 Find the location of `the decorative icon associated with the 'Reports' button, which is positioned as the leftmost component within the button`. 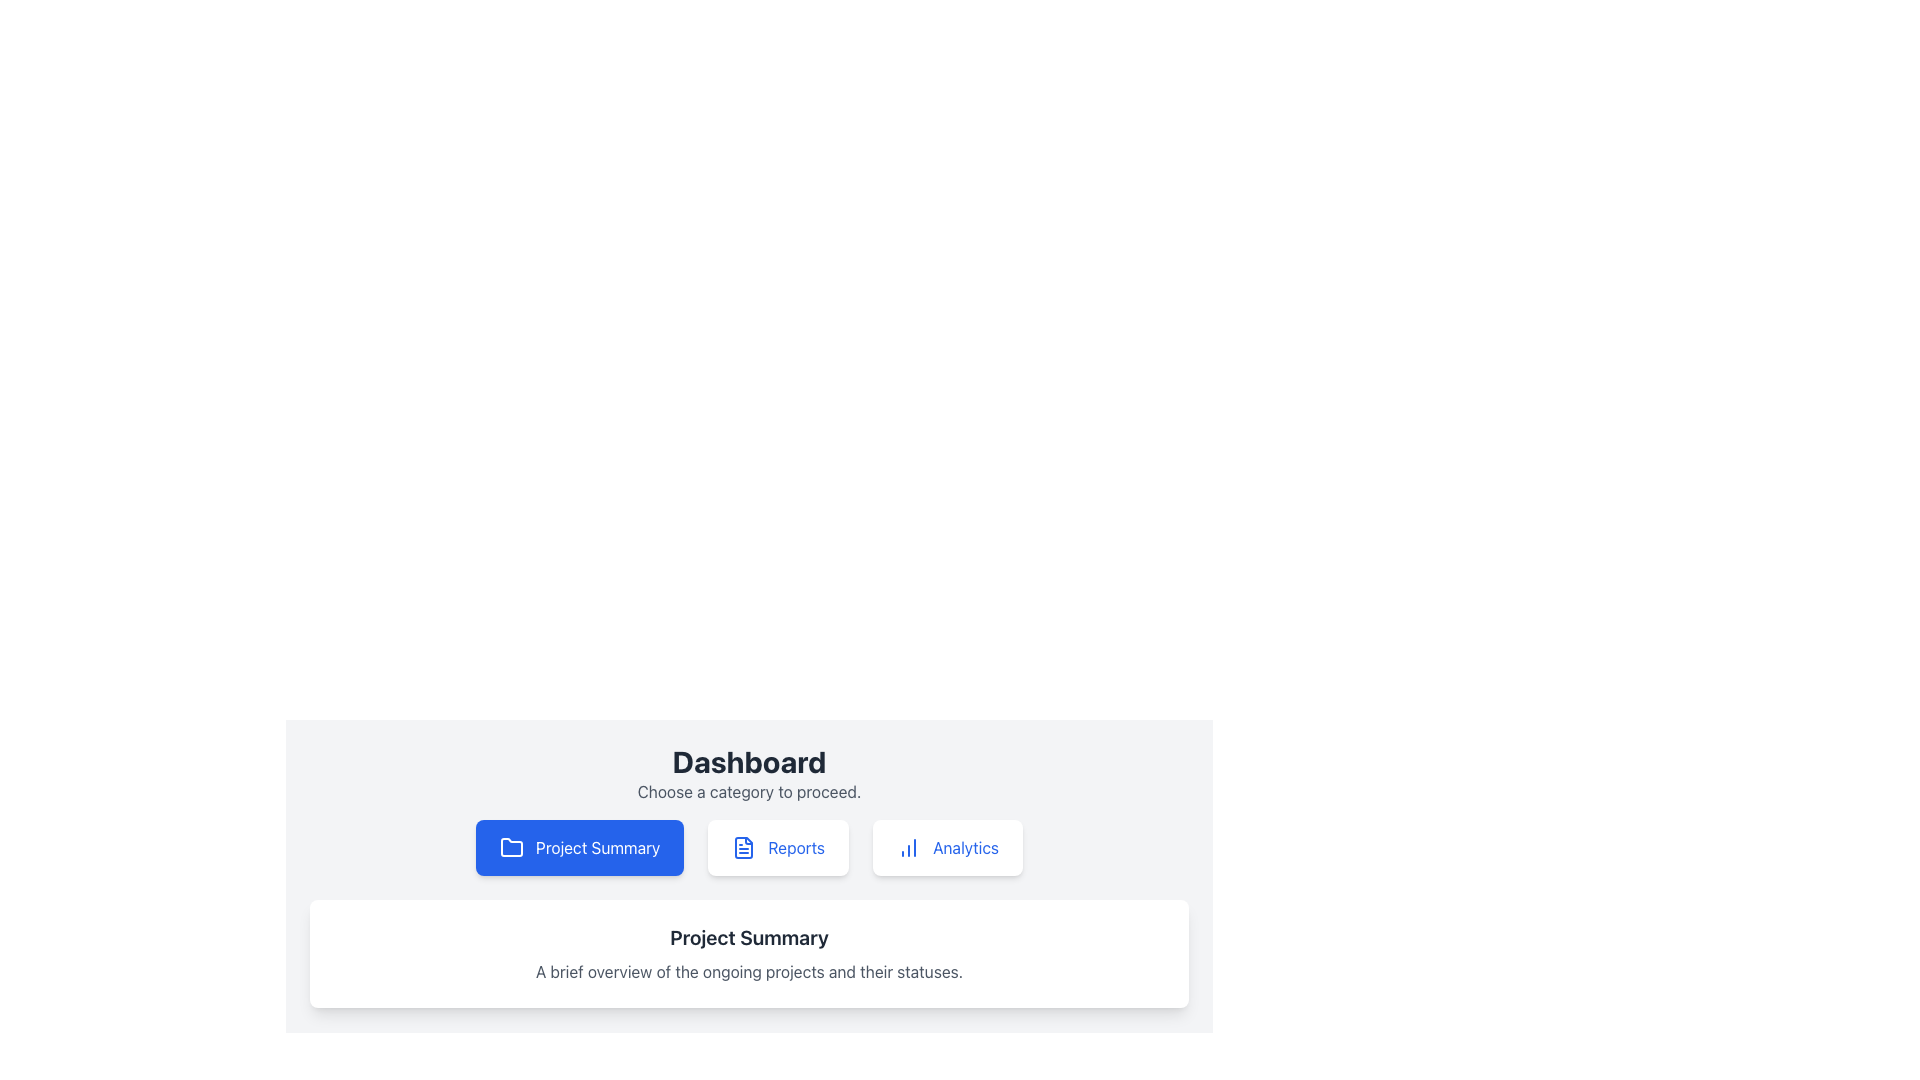

the decorative icon associated with the 'Reports' button, which is positioned as the leftmost component within the button is located at coordinates (743, 848).